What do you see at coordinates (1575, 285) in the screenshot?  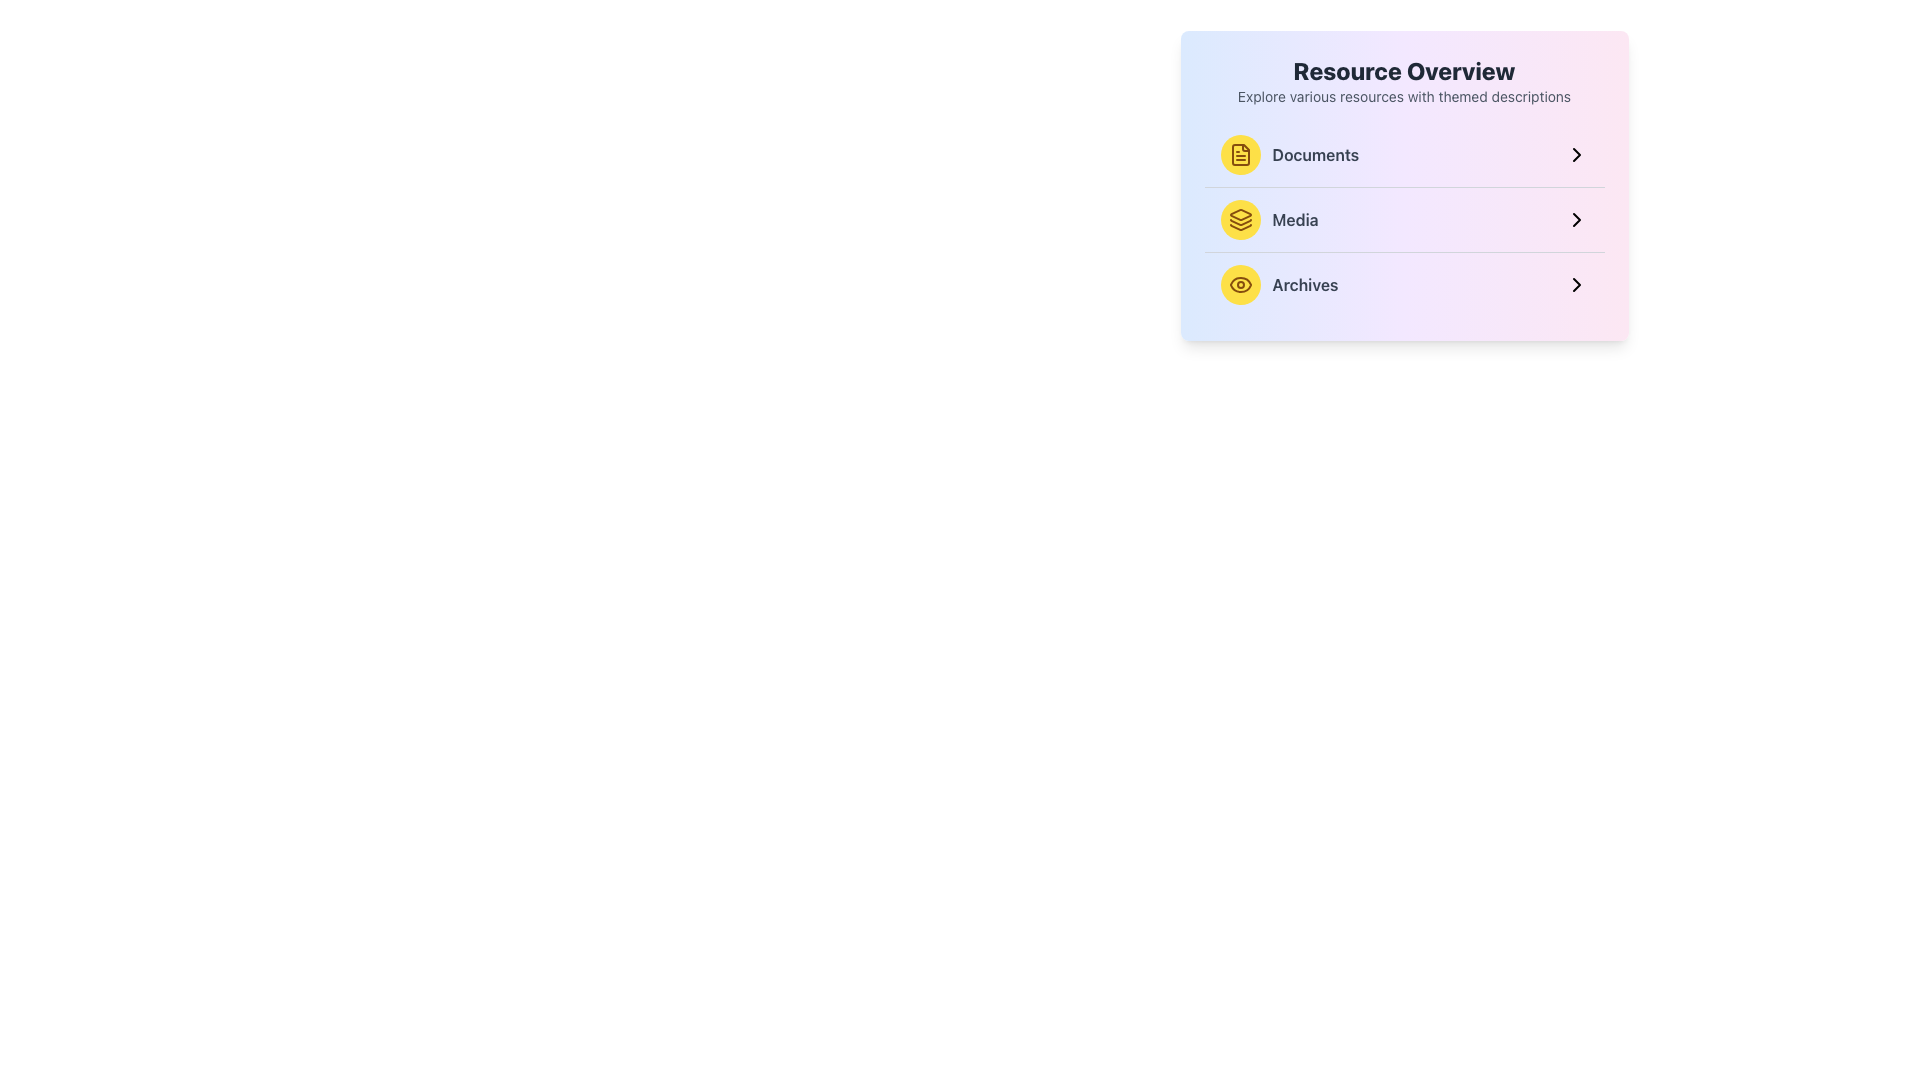 I see `the navigational button located at the far right of the 'Archives' row in the 'Resource Overview' section to proceed to more details` at bounding box center [1575, 285].